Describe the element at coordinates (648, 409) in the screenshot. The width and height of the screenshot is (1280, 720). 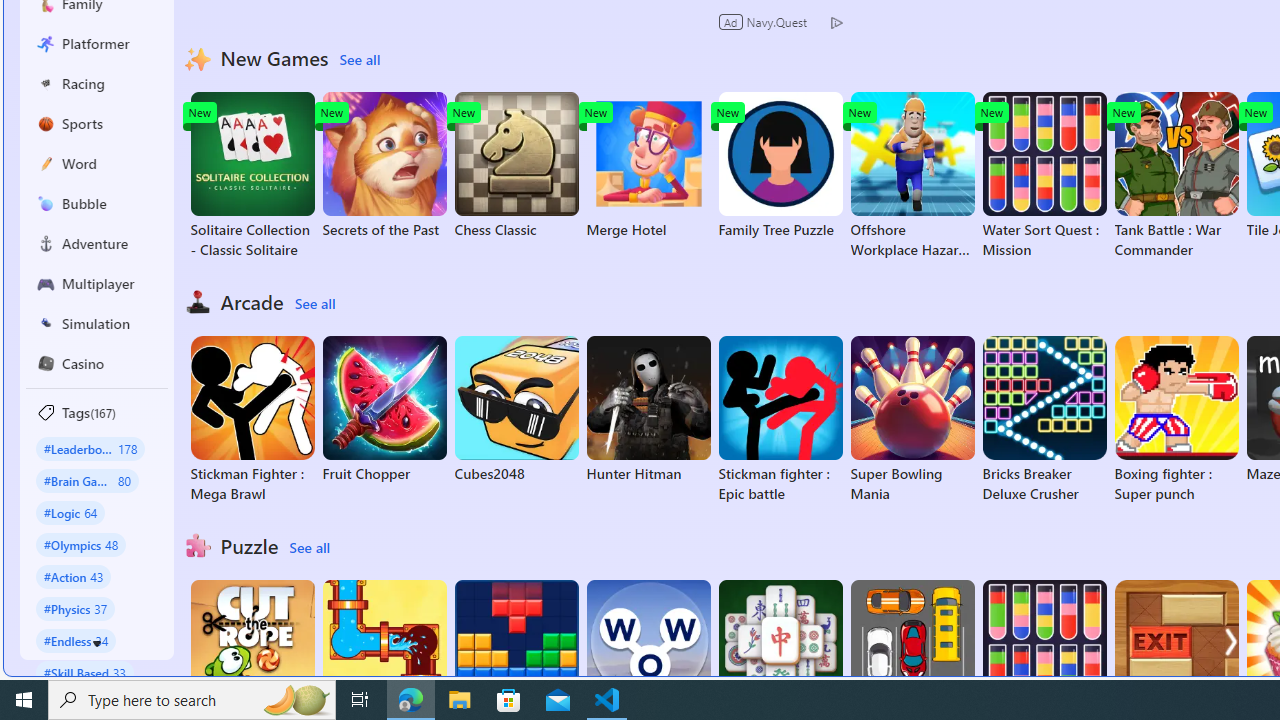
I see `'Hunter Hitman'` at that location.